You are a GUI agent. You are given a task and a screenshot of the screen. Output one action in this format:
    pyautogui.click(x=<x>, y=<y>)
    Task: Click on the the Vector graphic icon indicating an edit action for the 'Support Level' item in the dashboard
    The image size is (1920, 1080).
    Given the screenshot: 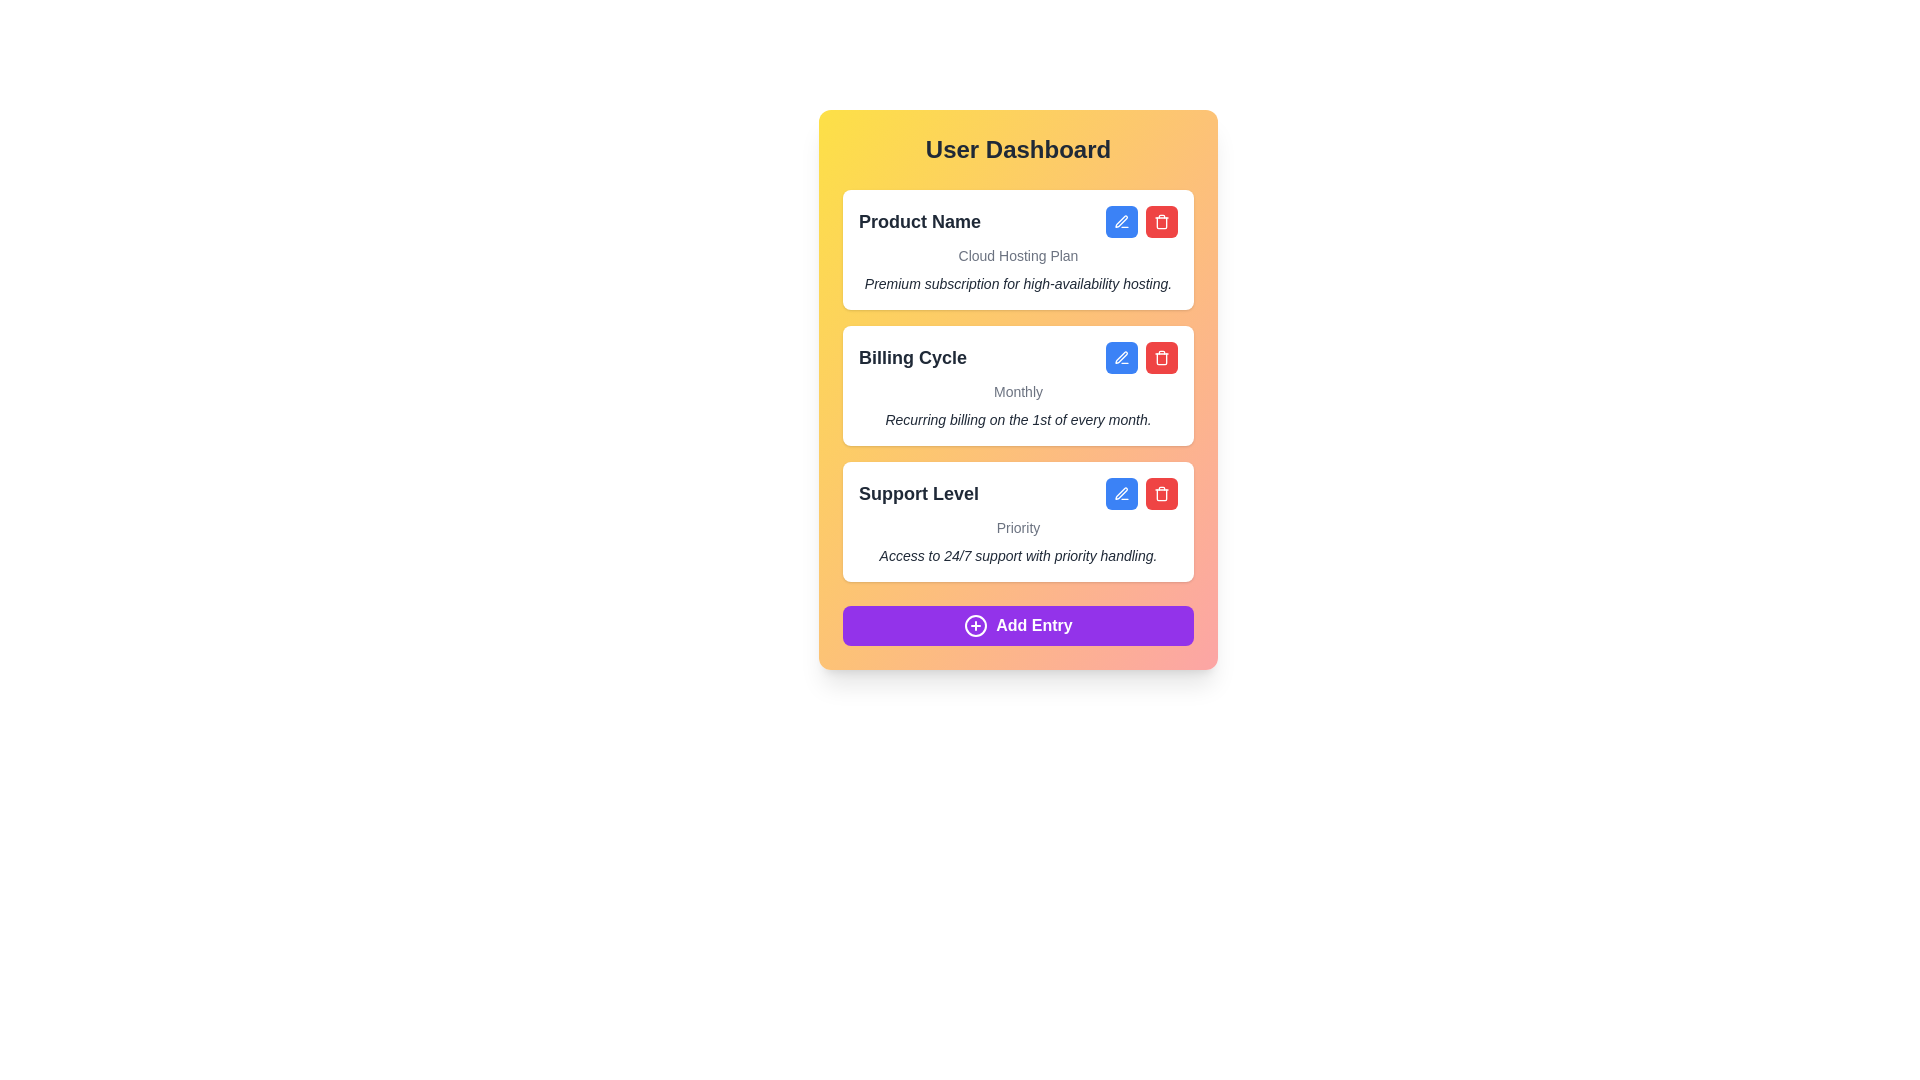 What is the action you would take?
    pyautogui.click(x=1121, y=493)
    